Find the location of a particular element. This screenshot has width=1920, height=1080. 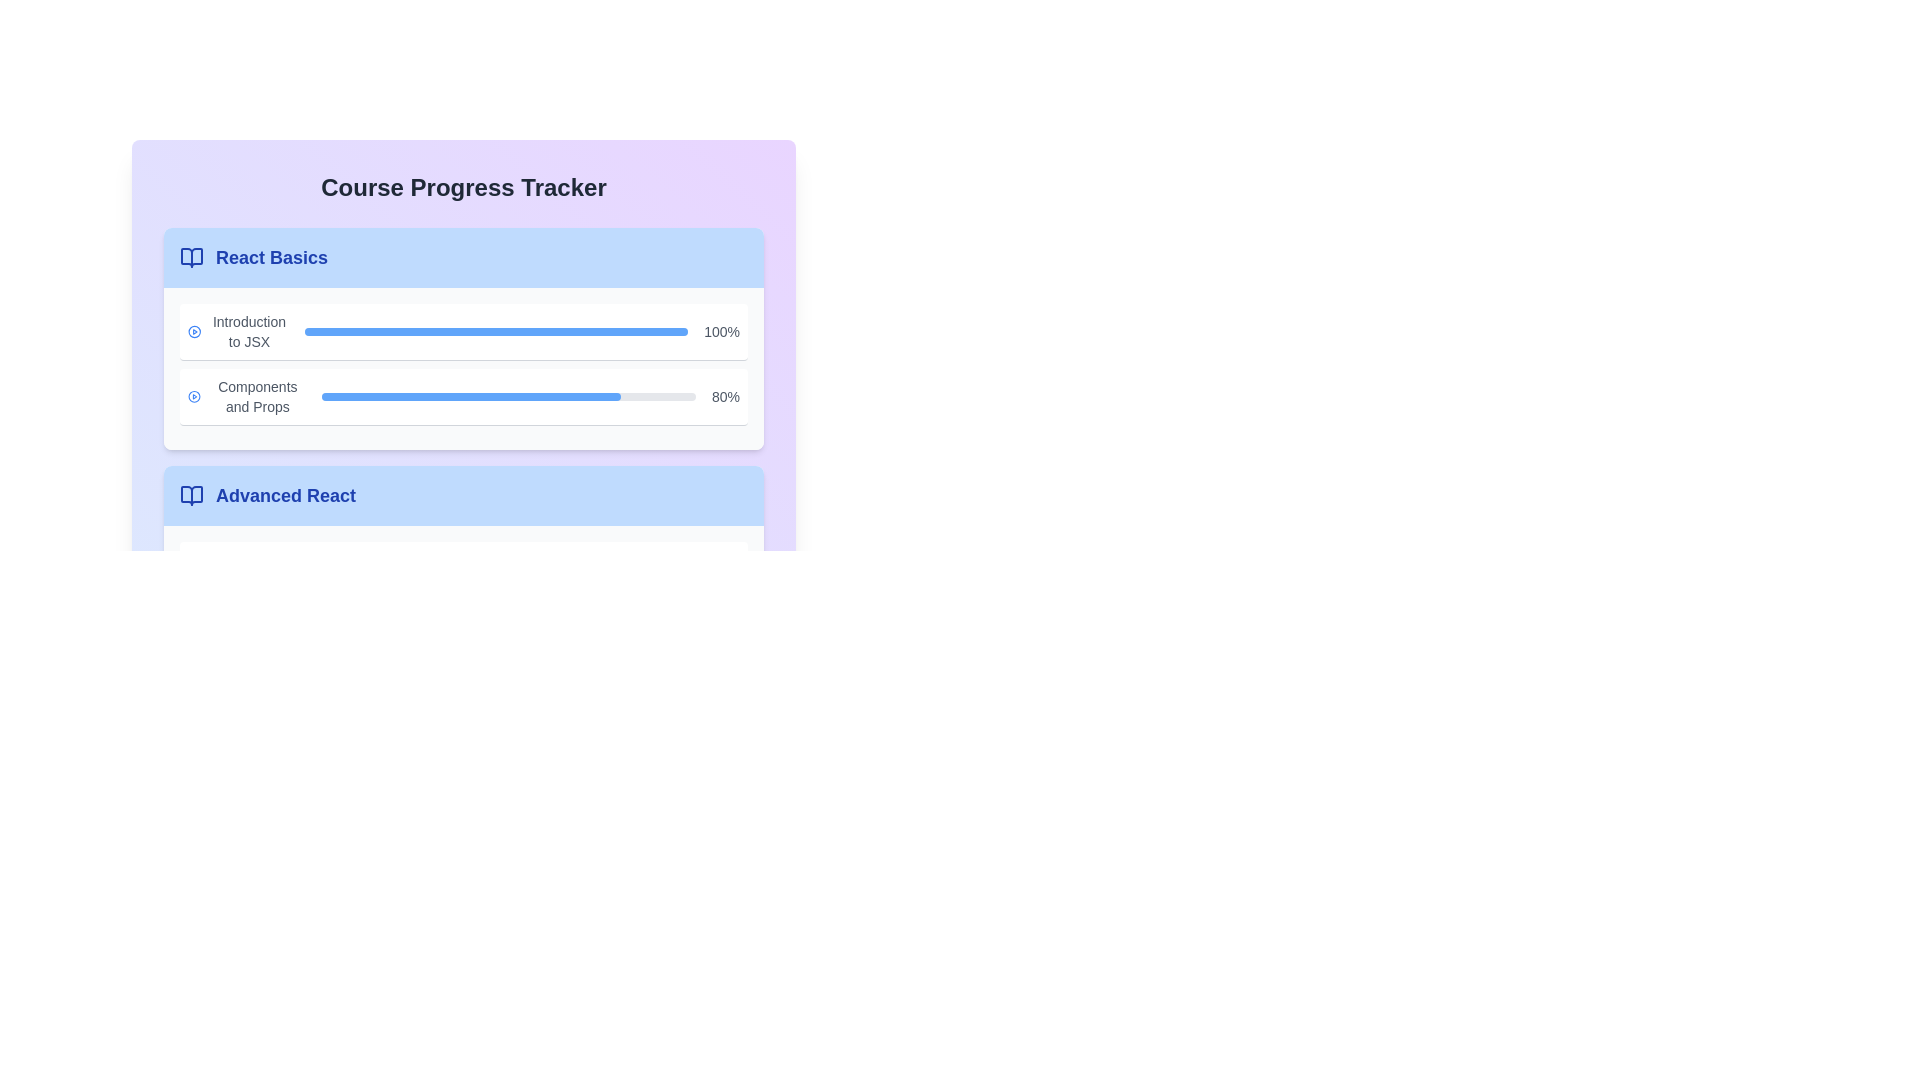

the 'React Basics' text label with the accompanying icon is located at coordinates (253, 257).